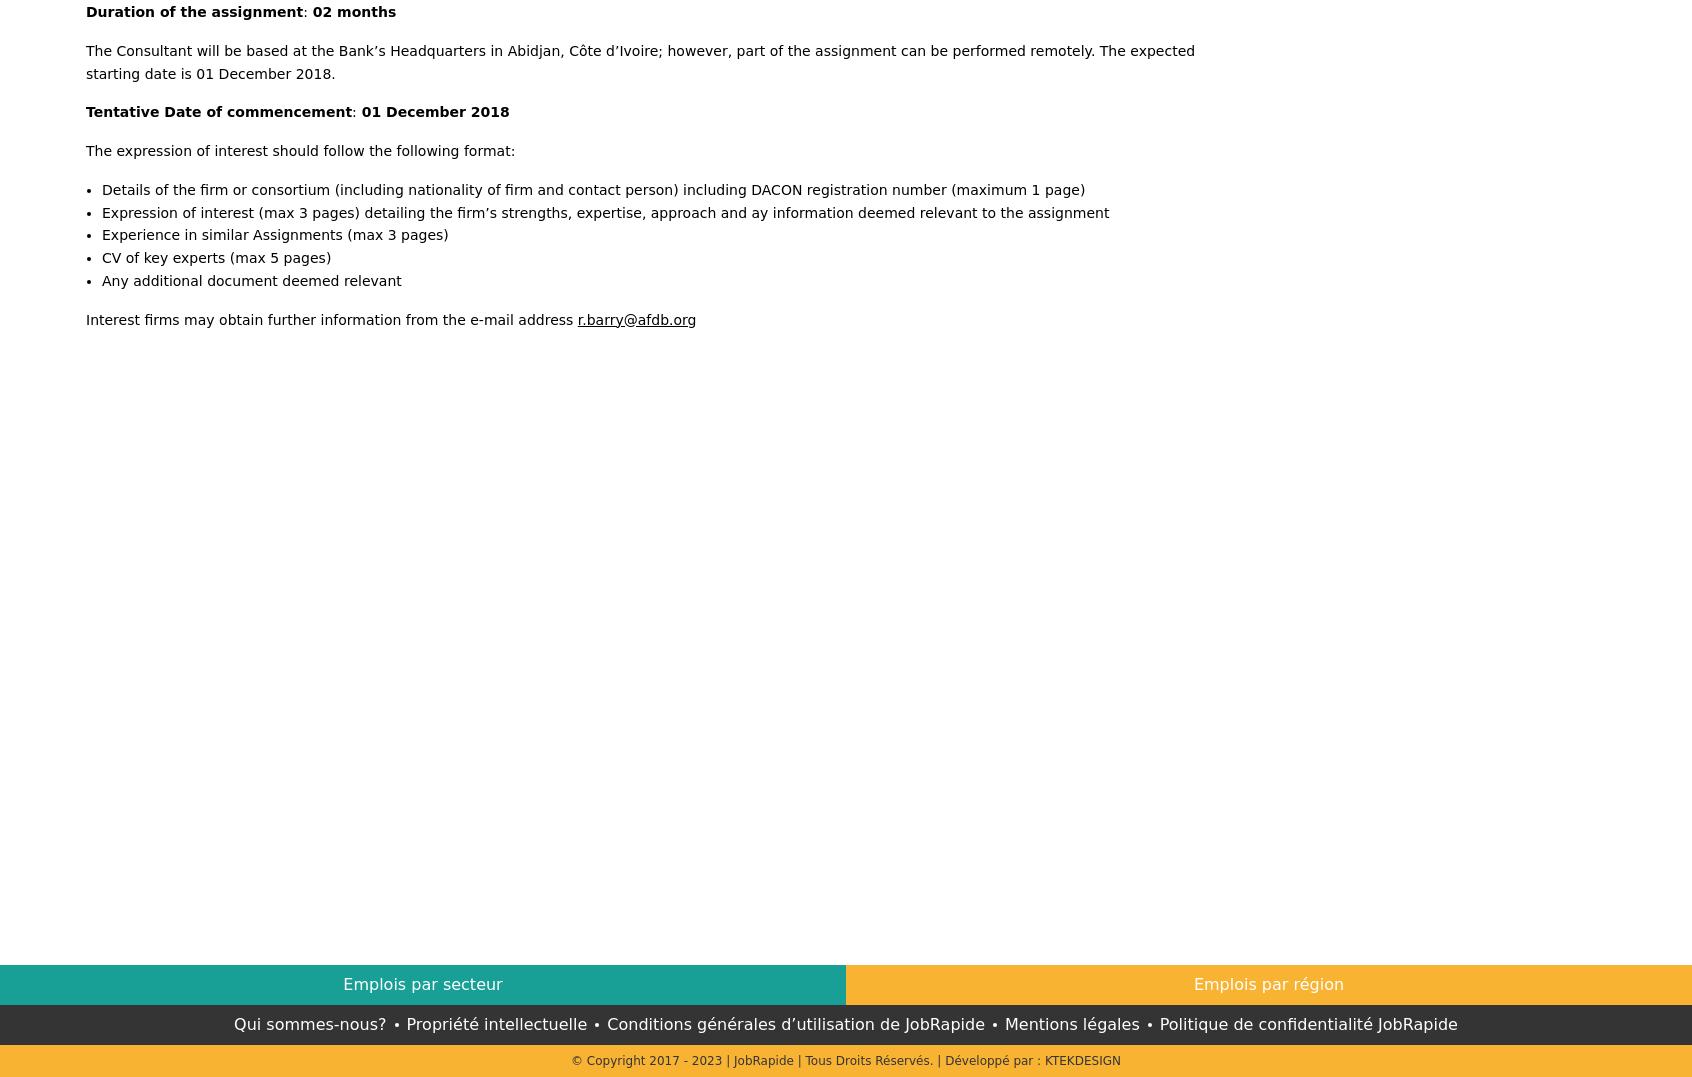  I want to click on 'Politique de confidentialité JobRapide', so click(1158, 1022).